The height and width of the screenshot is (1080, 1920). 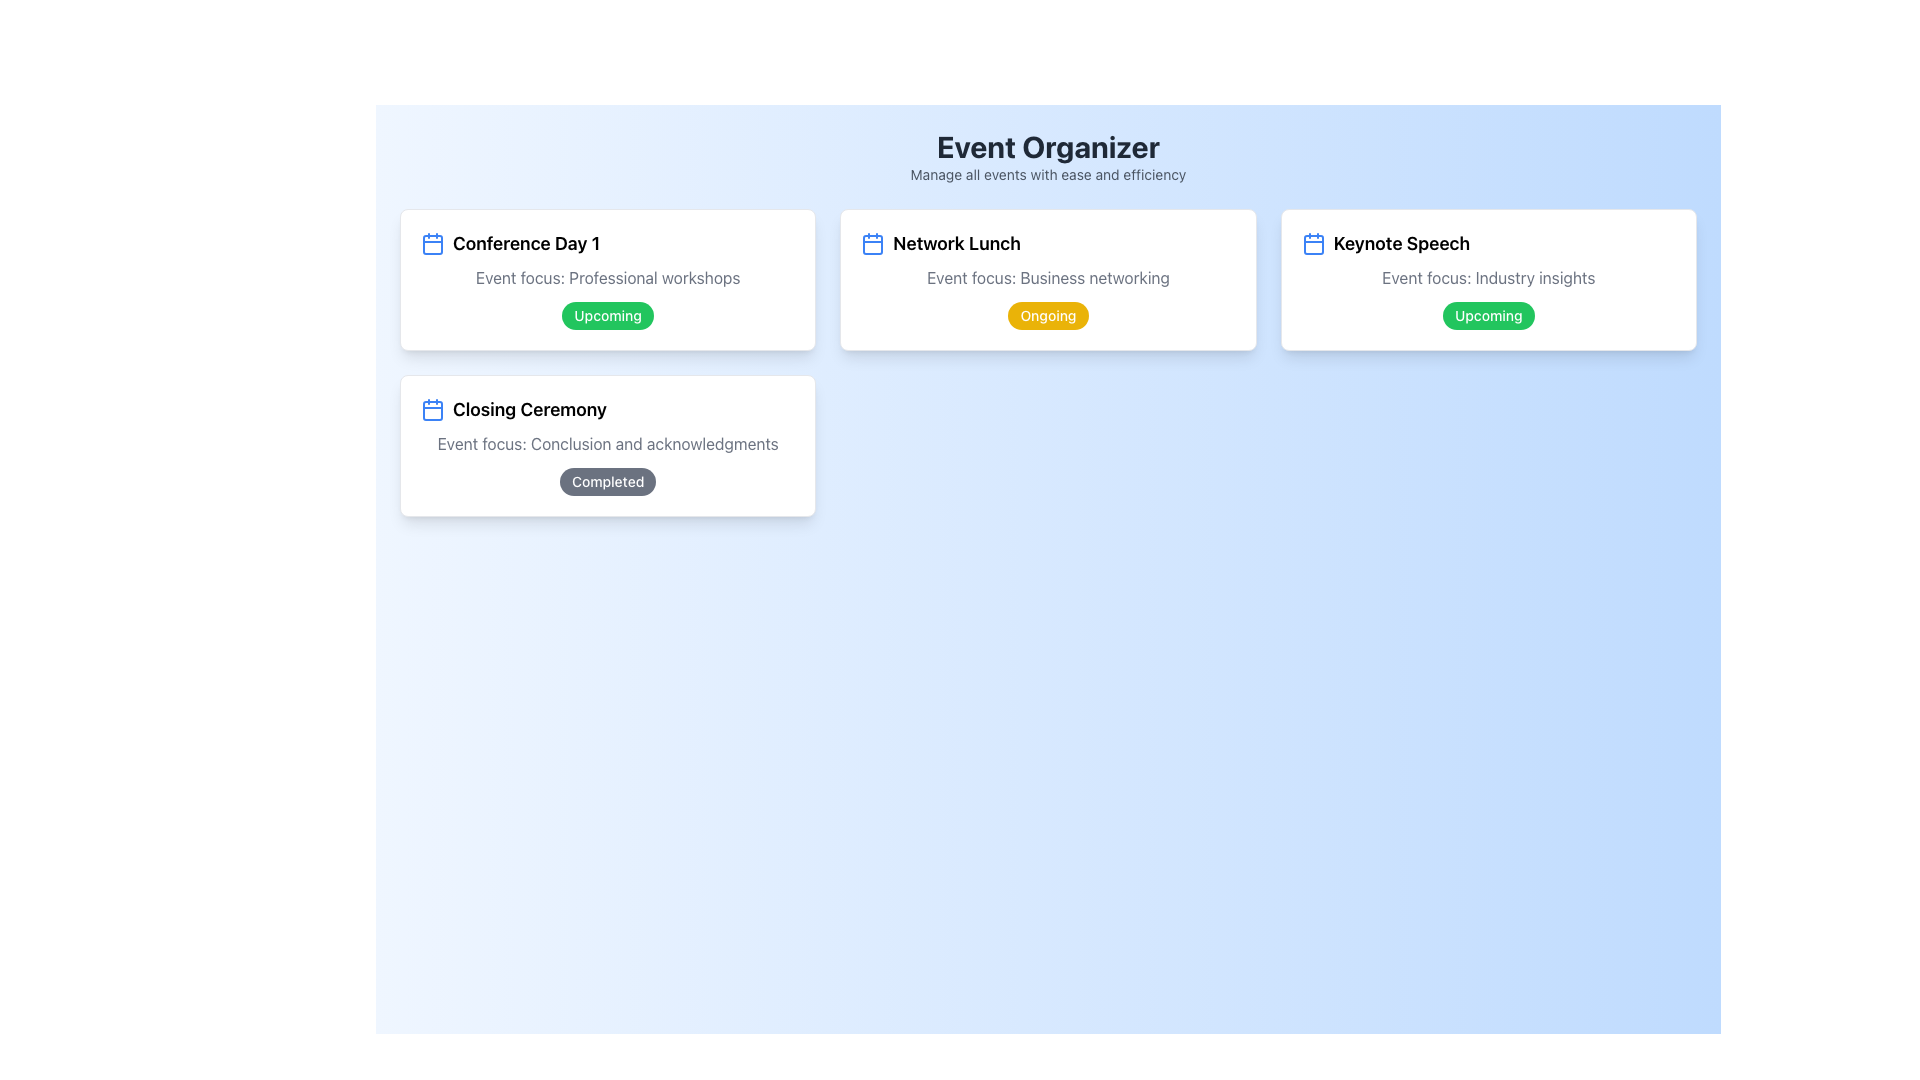 What do you see at coordinates (607, 445) in the screenshot?
I see `the Information card titled 'Closing Ceremony', which is located in the lower-left segment of the grid layout and is the fourth card in visual sequence` at bounding box center [607, 445].